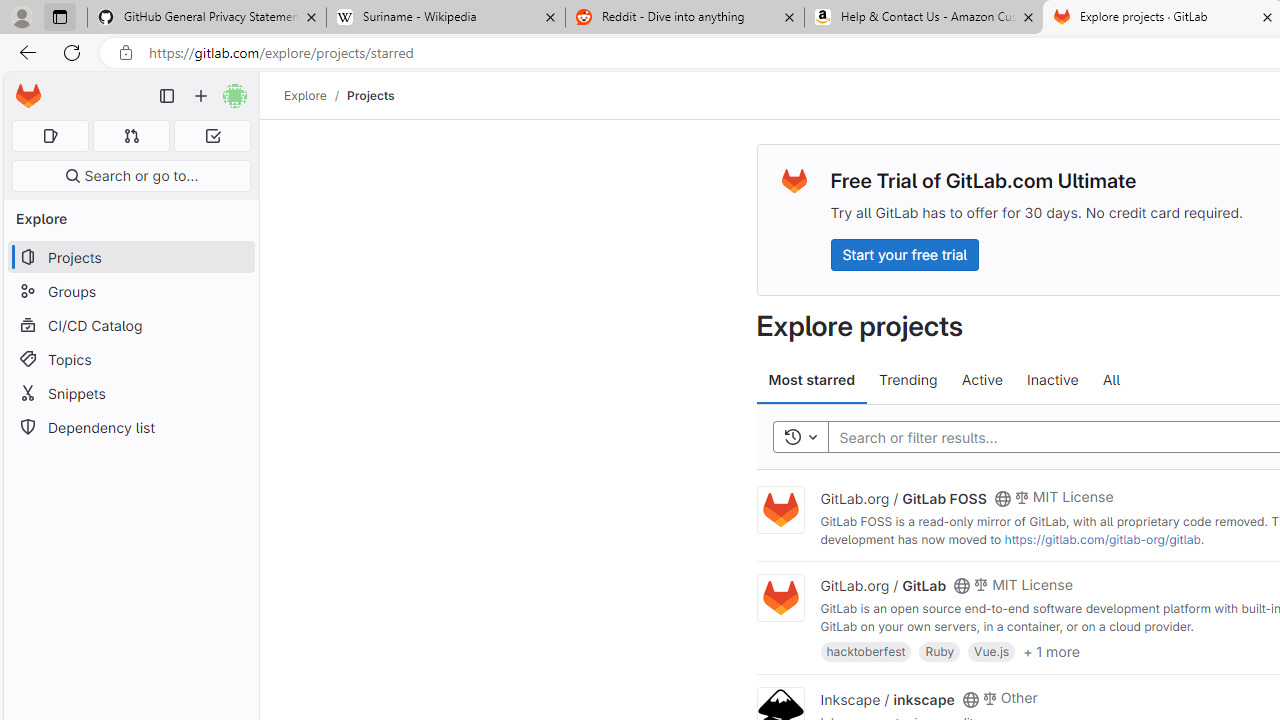 This screenshot has height=720, width=1280. Describe the element at coordinates (1110, 380) in the screenshot. I see `'All'` at that location.